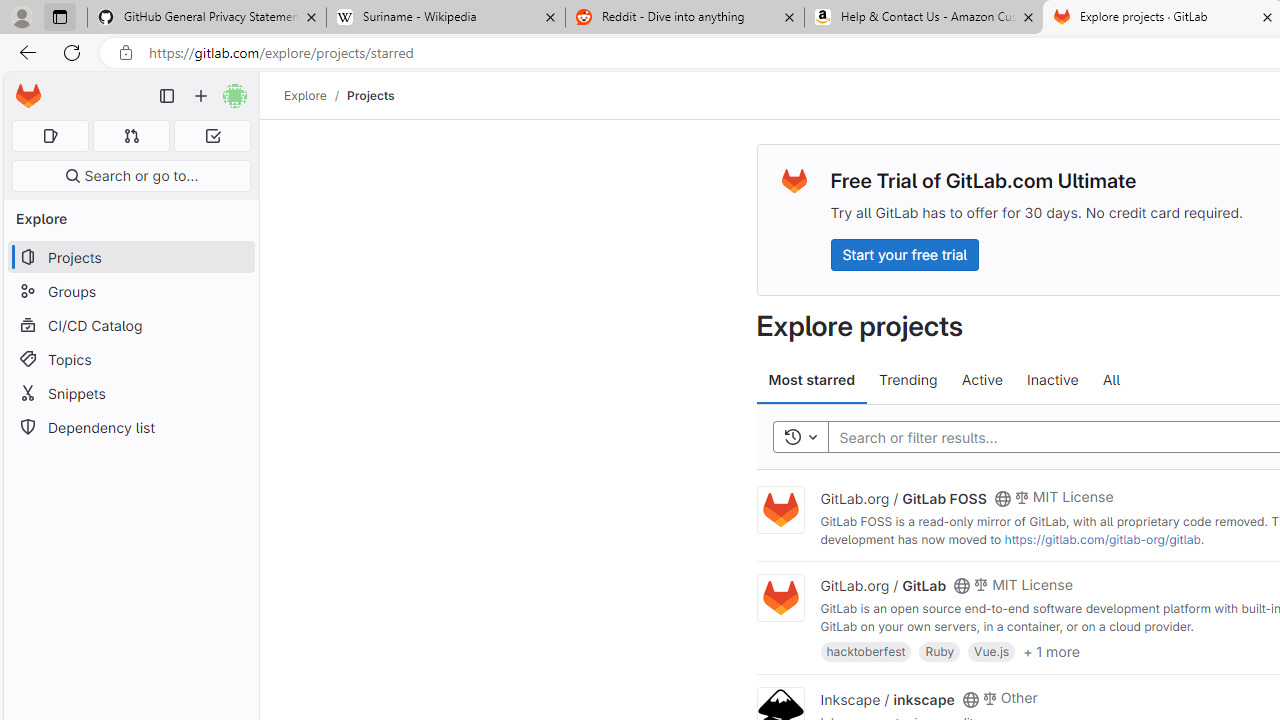 This screenshot has height=720, width=1280. Describe the element at coordinates (1110, 380) in the screenshot. I see `'All'` at that location.